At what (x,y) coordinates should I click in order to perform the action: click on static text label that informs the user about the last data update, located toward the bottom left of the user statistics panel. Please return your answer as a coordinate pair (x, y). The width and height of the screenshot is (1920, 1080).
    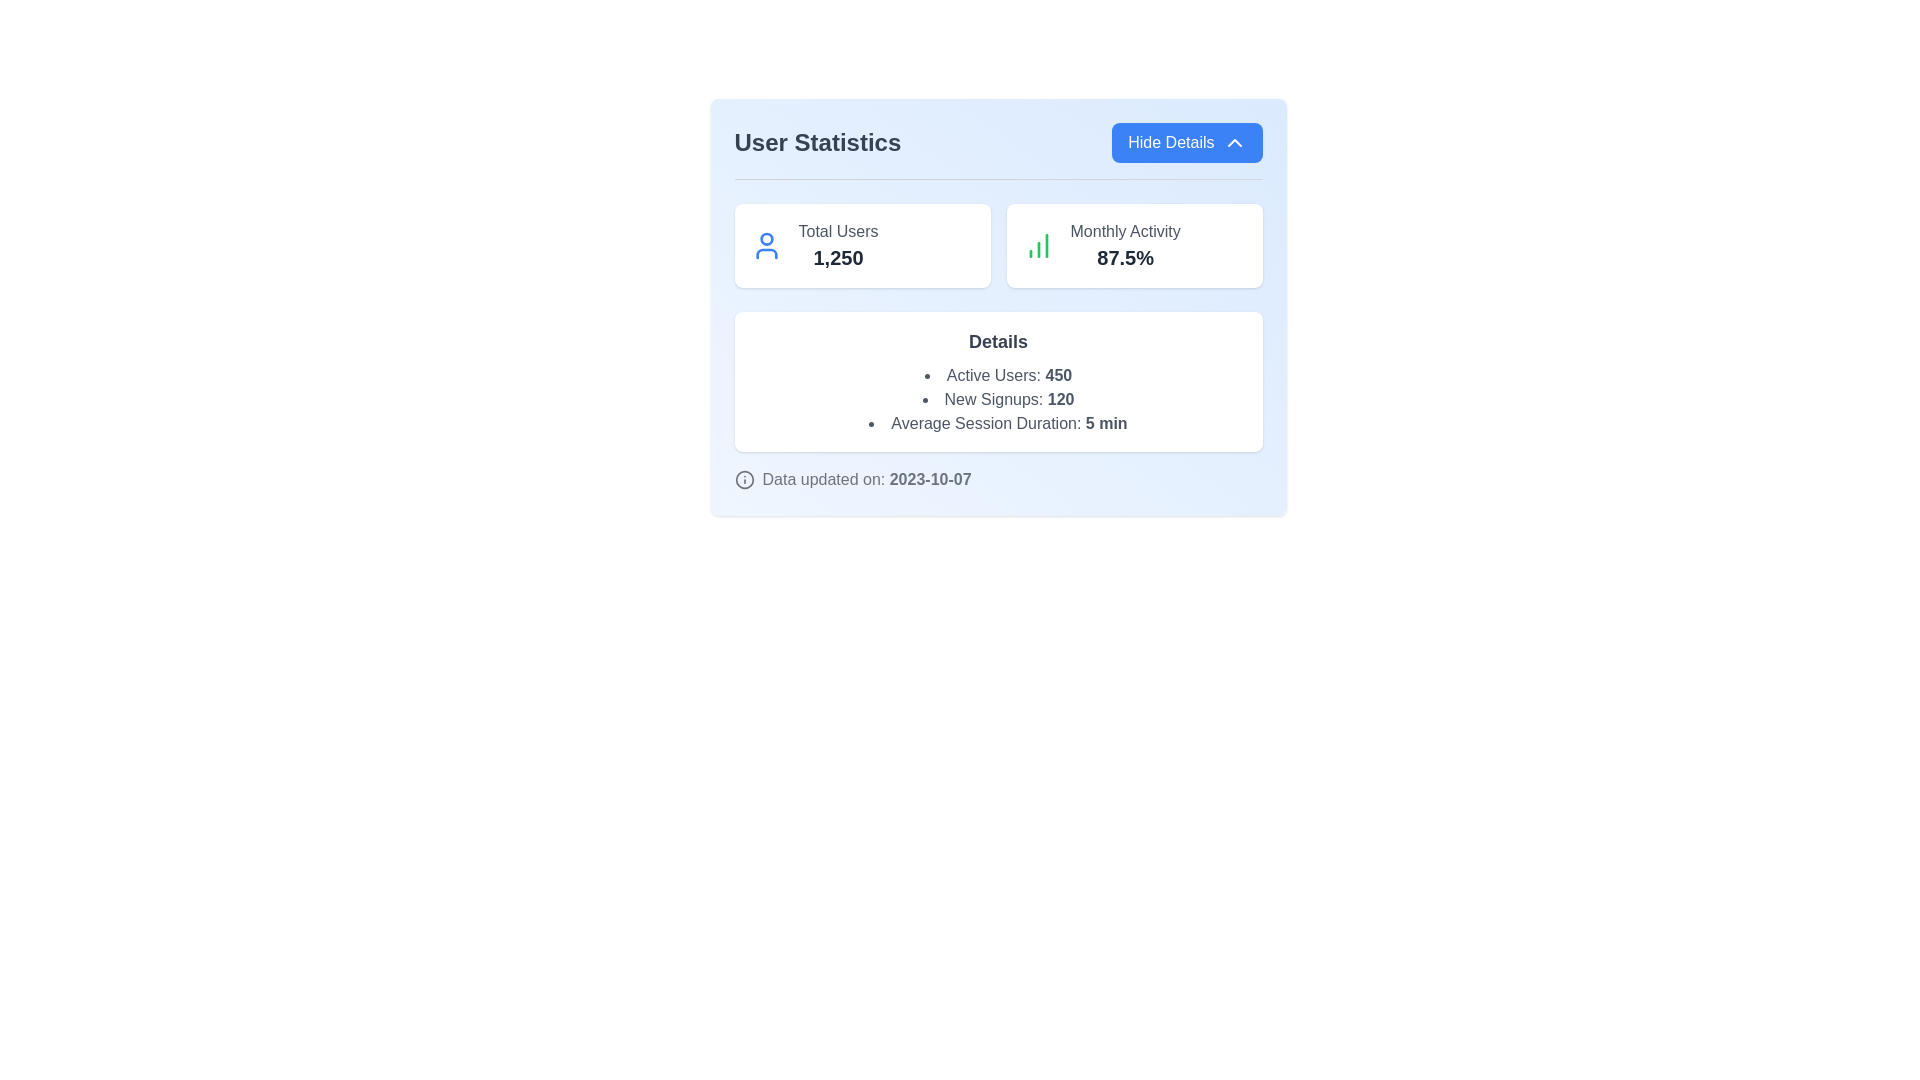
    Looking at the image, I should click on (867, 479).